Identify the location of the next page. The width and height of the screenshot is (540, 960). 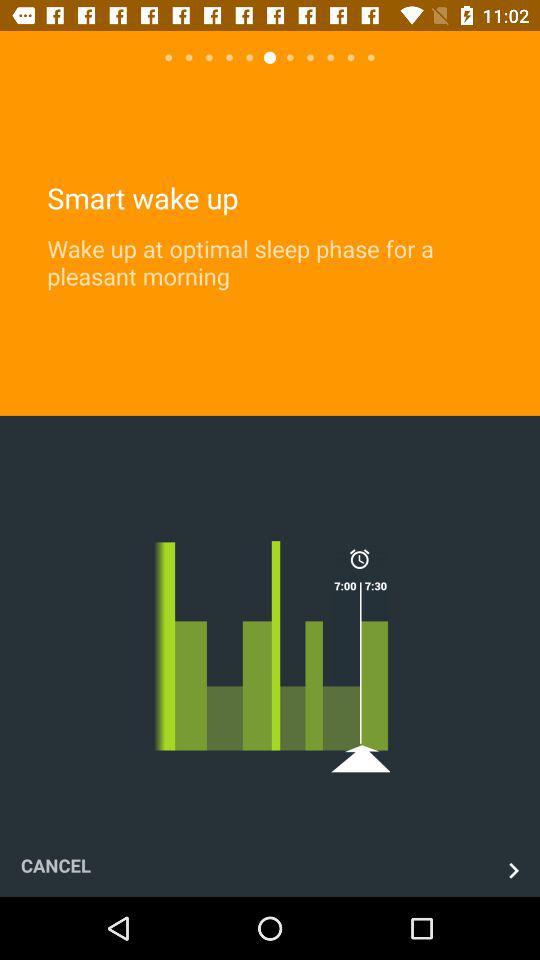
(513, 869).